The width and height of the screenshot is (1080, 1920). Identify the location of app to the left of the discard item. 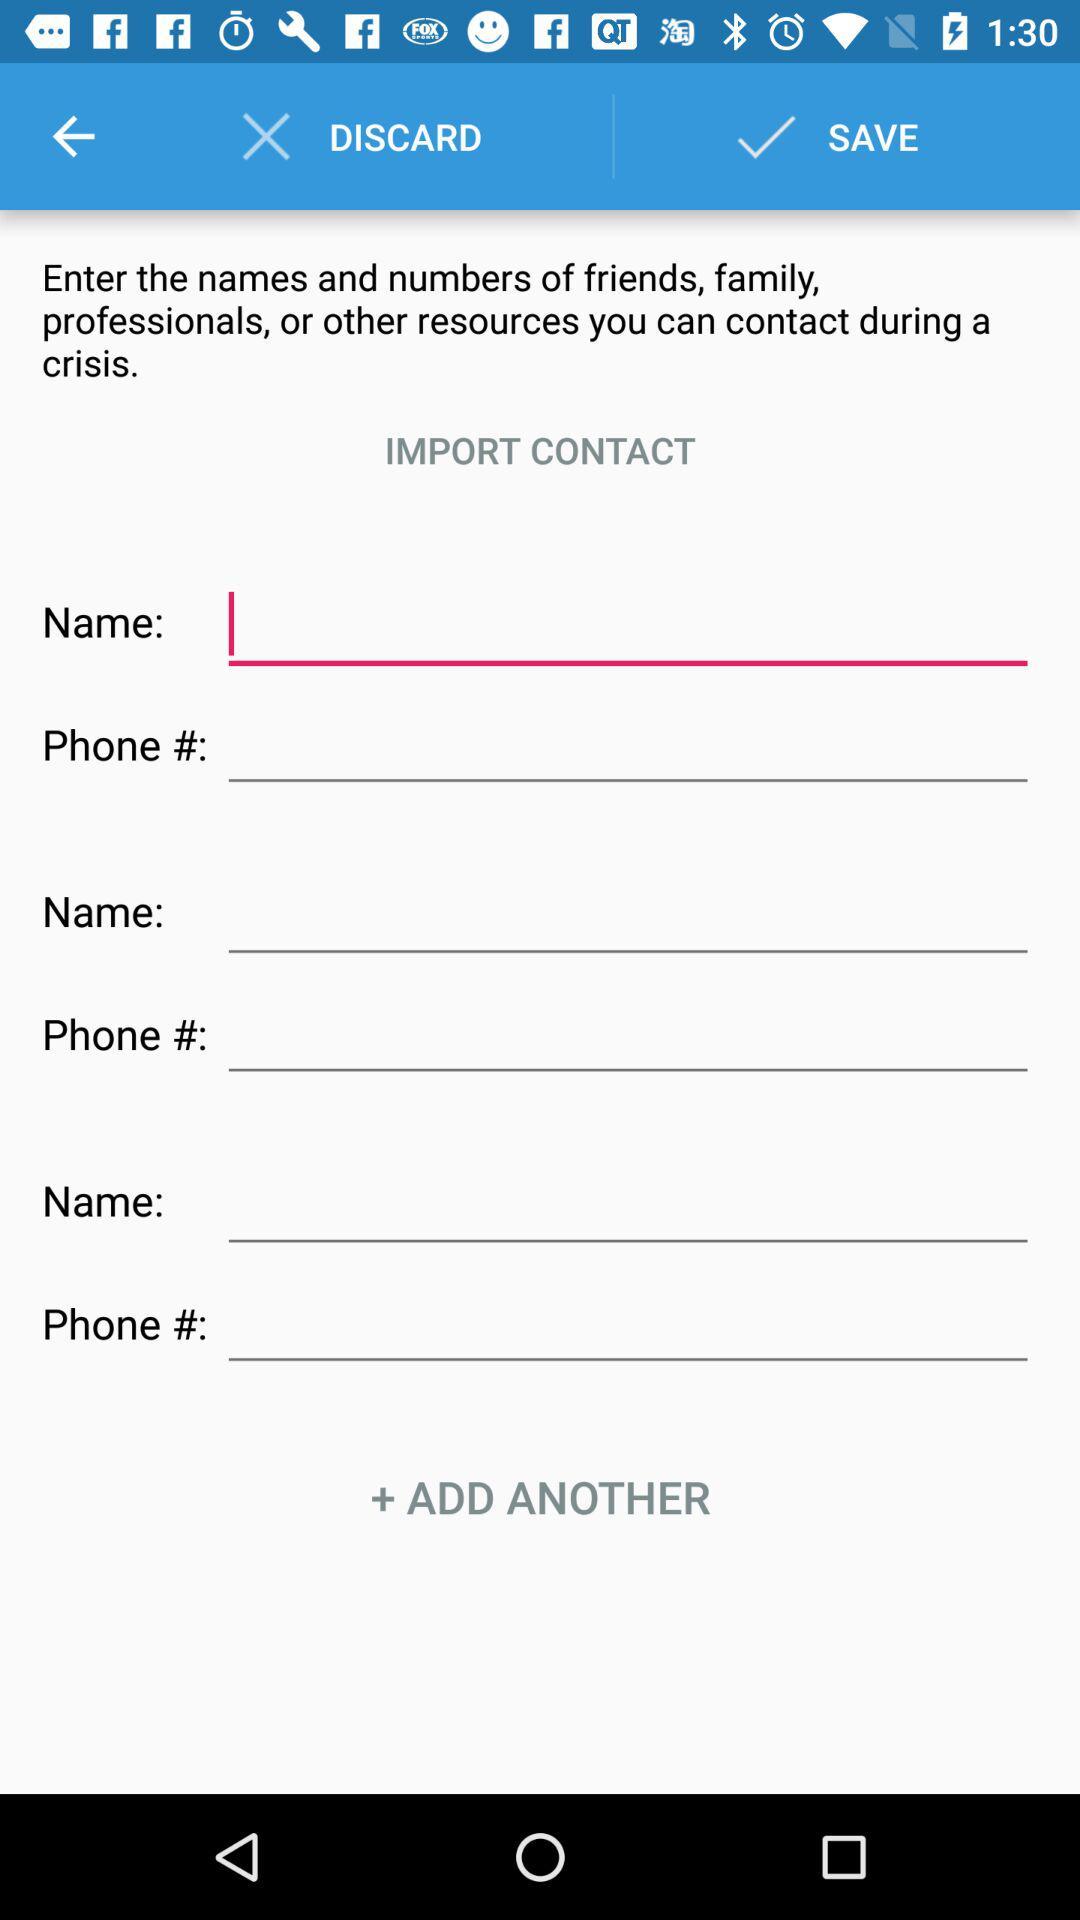
(72, 135).